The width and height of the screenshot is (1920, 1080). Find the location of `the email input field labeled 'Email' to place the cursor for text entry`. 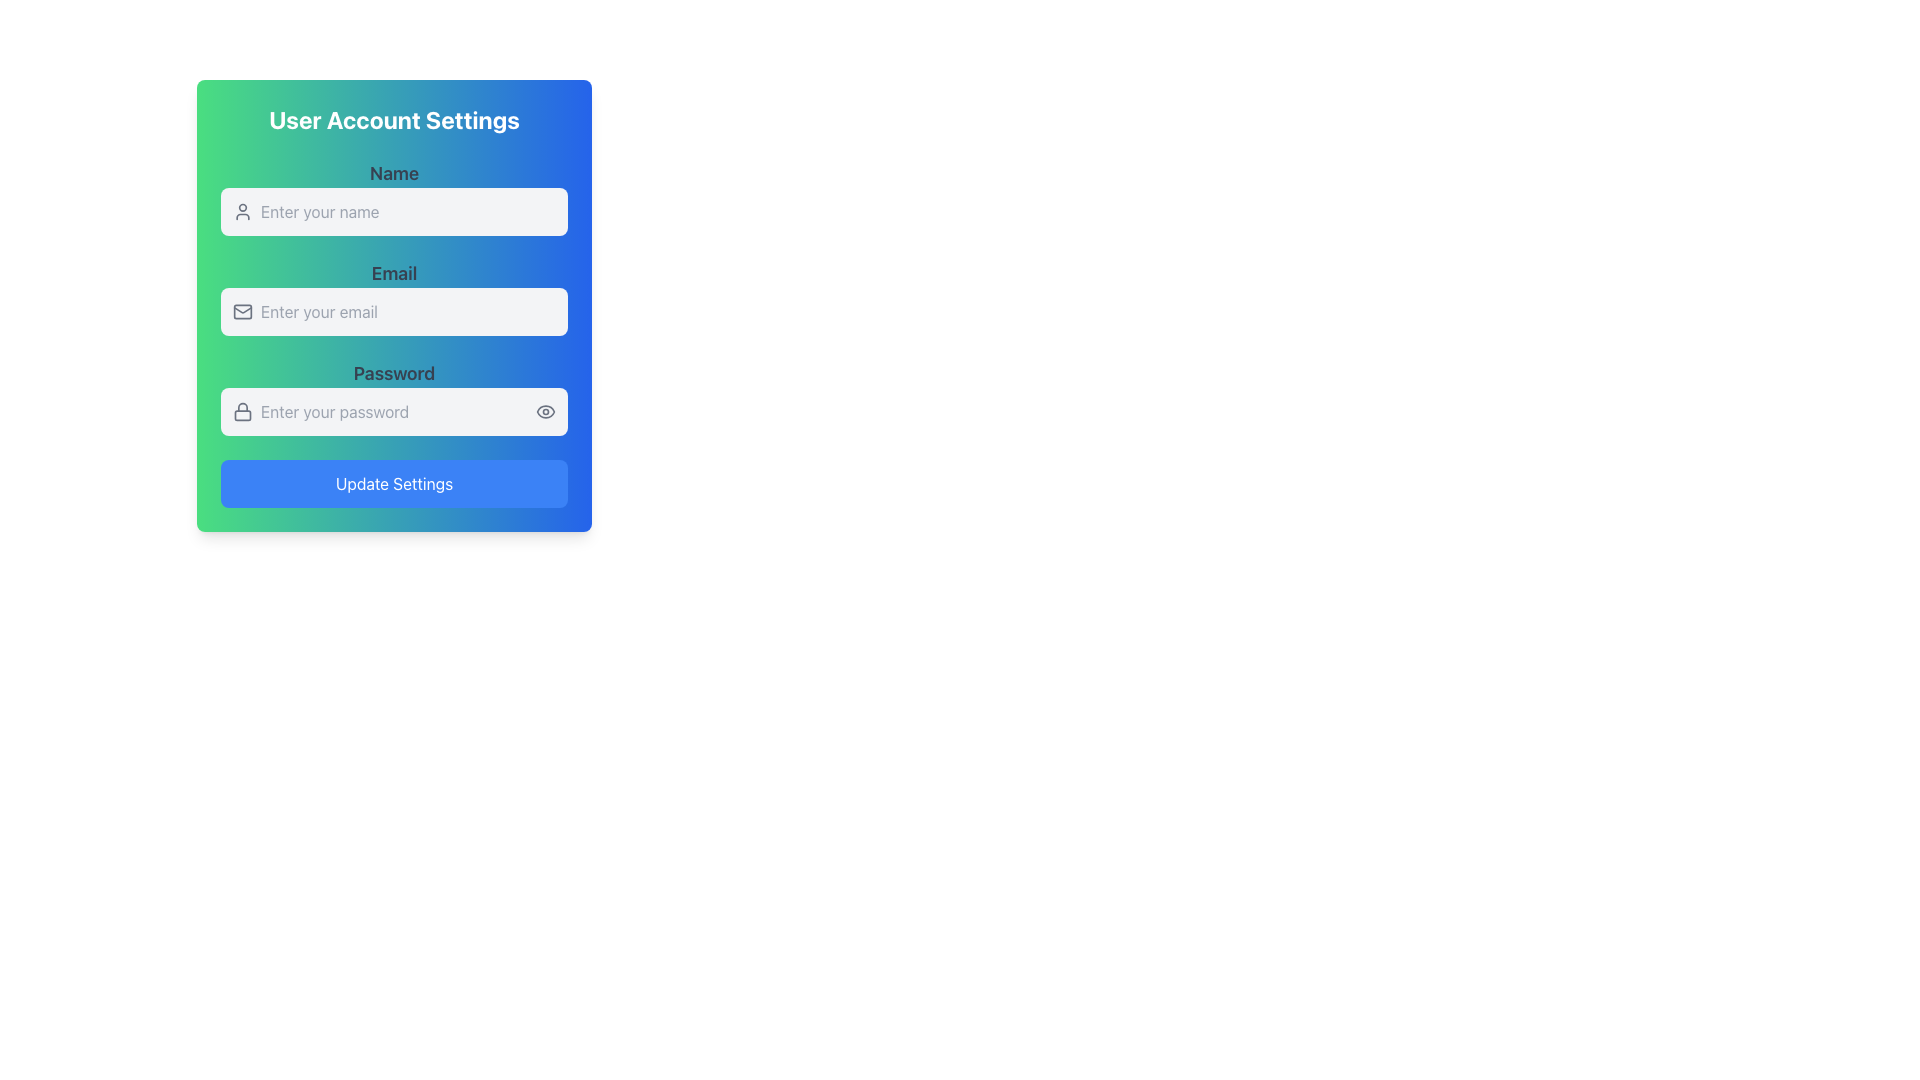

the email input field labeled 'Email' to place the cursor for text entry is located at coordinates (394, 297).